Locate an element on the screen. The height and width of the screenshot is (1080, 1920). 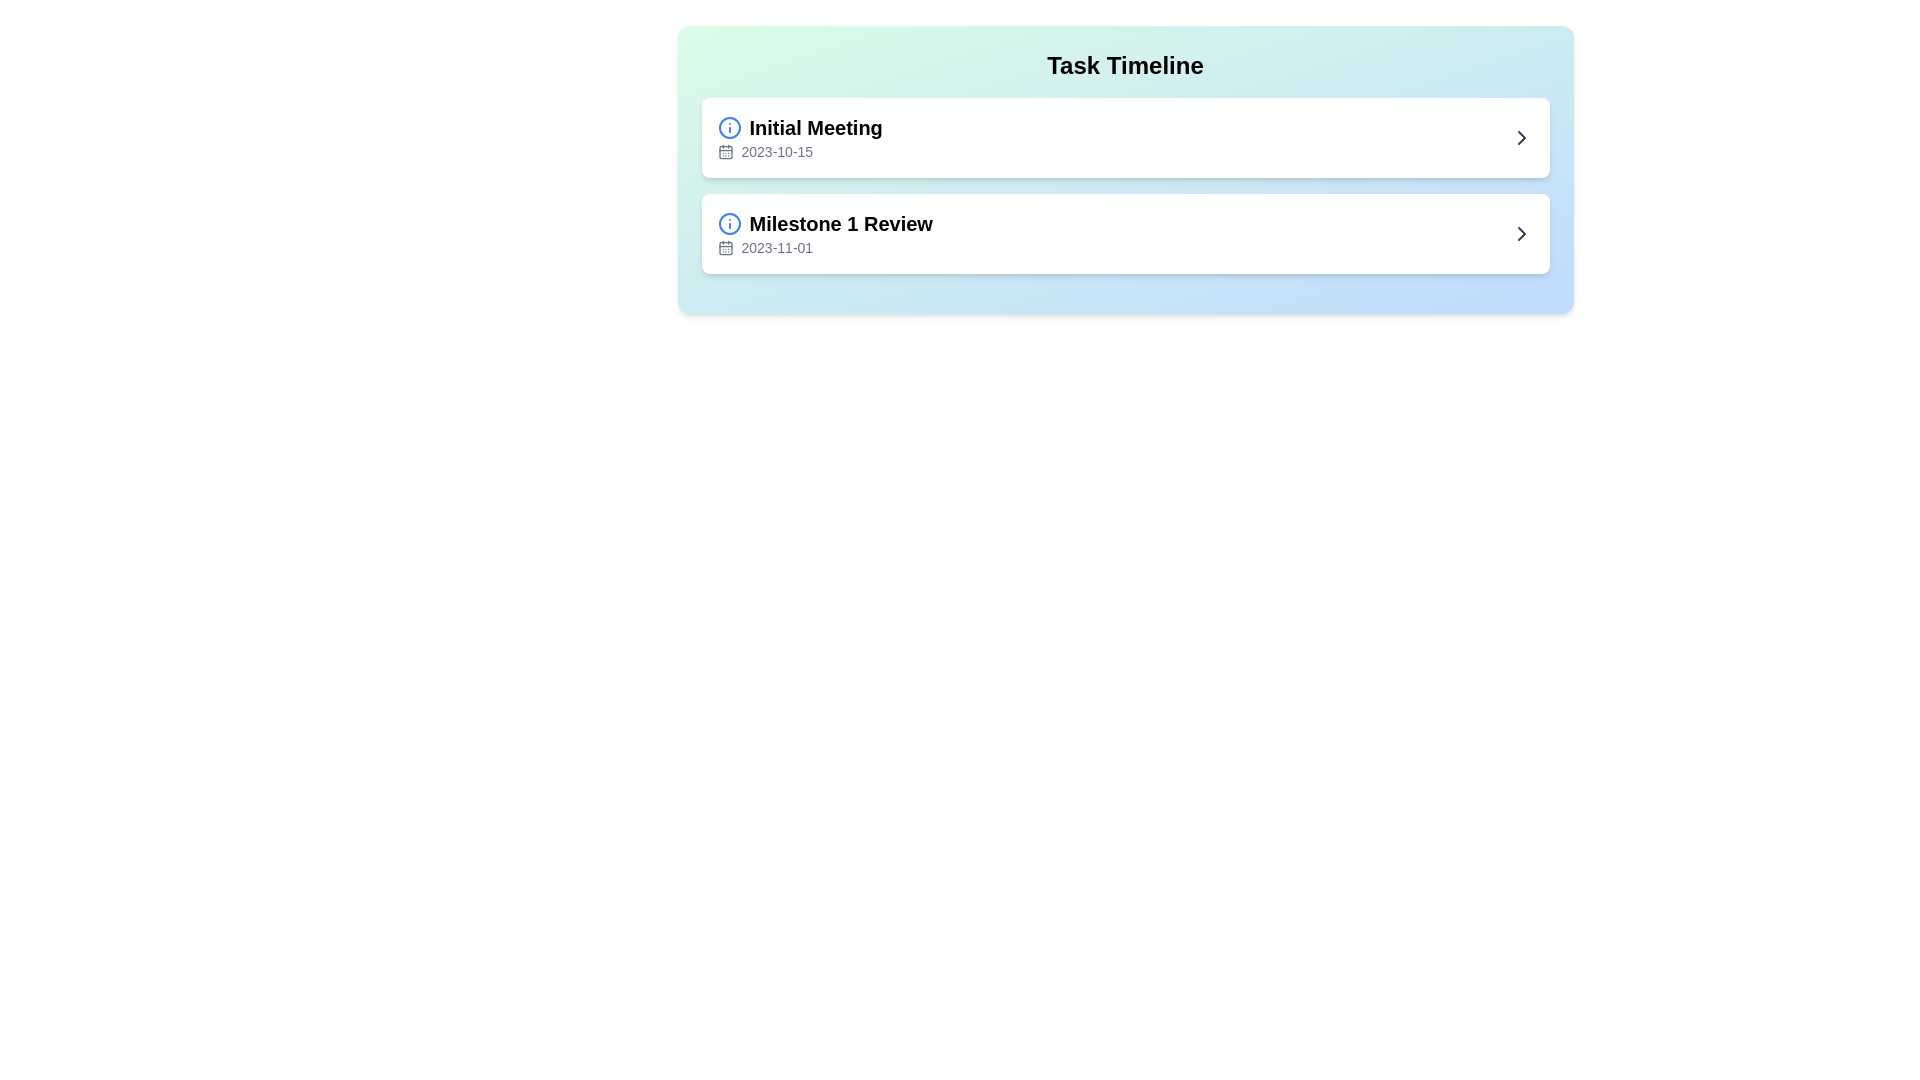
the SVG circle element representing the 'info' icon next to 'Milestone 1 Review' to indicate additional information is available is located at coordinates (728, 127).